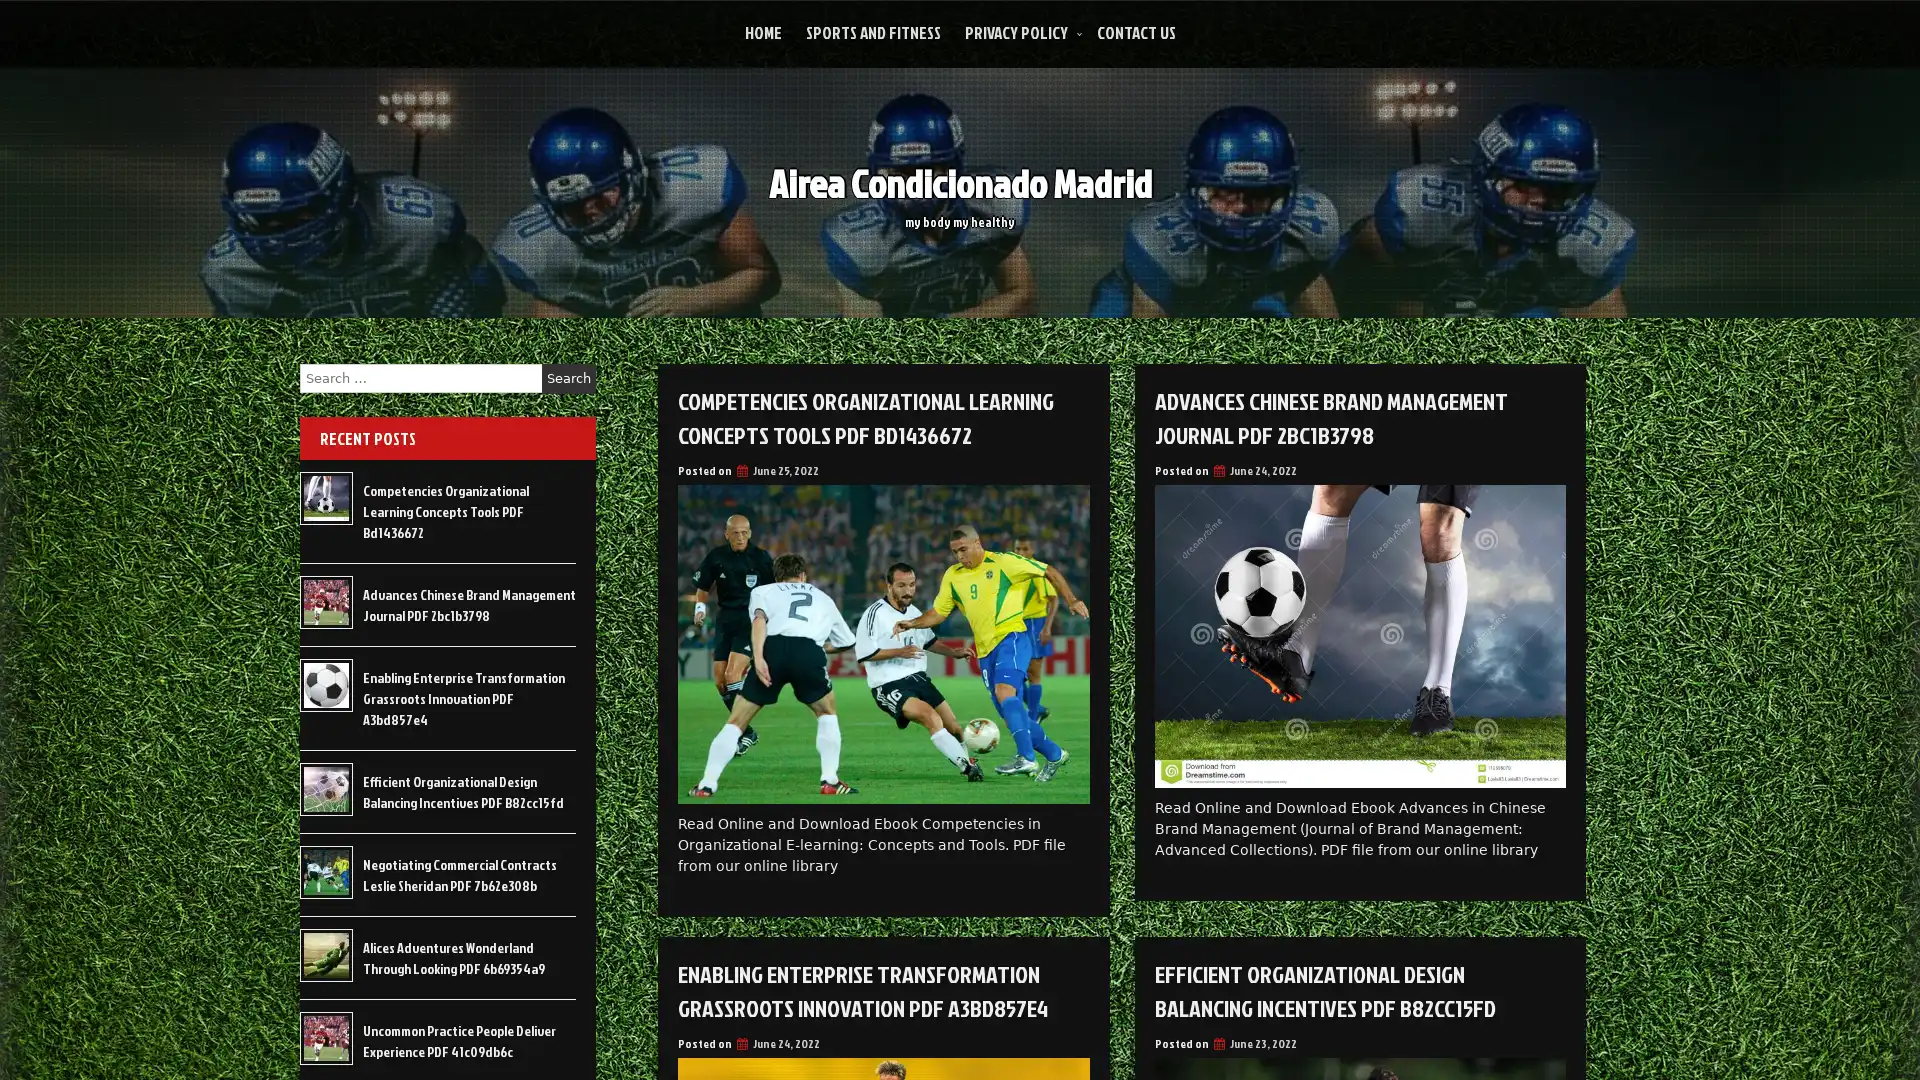 Image resolution: width=1920 pixels, height=1080 pixels. Describe the element at coordinates (568, 378) in the screenshot. I see `Search` at that location.